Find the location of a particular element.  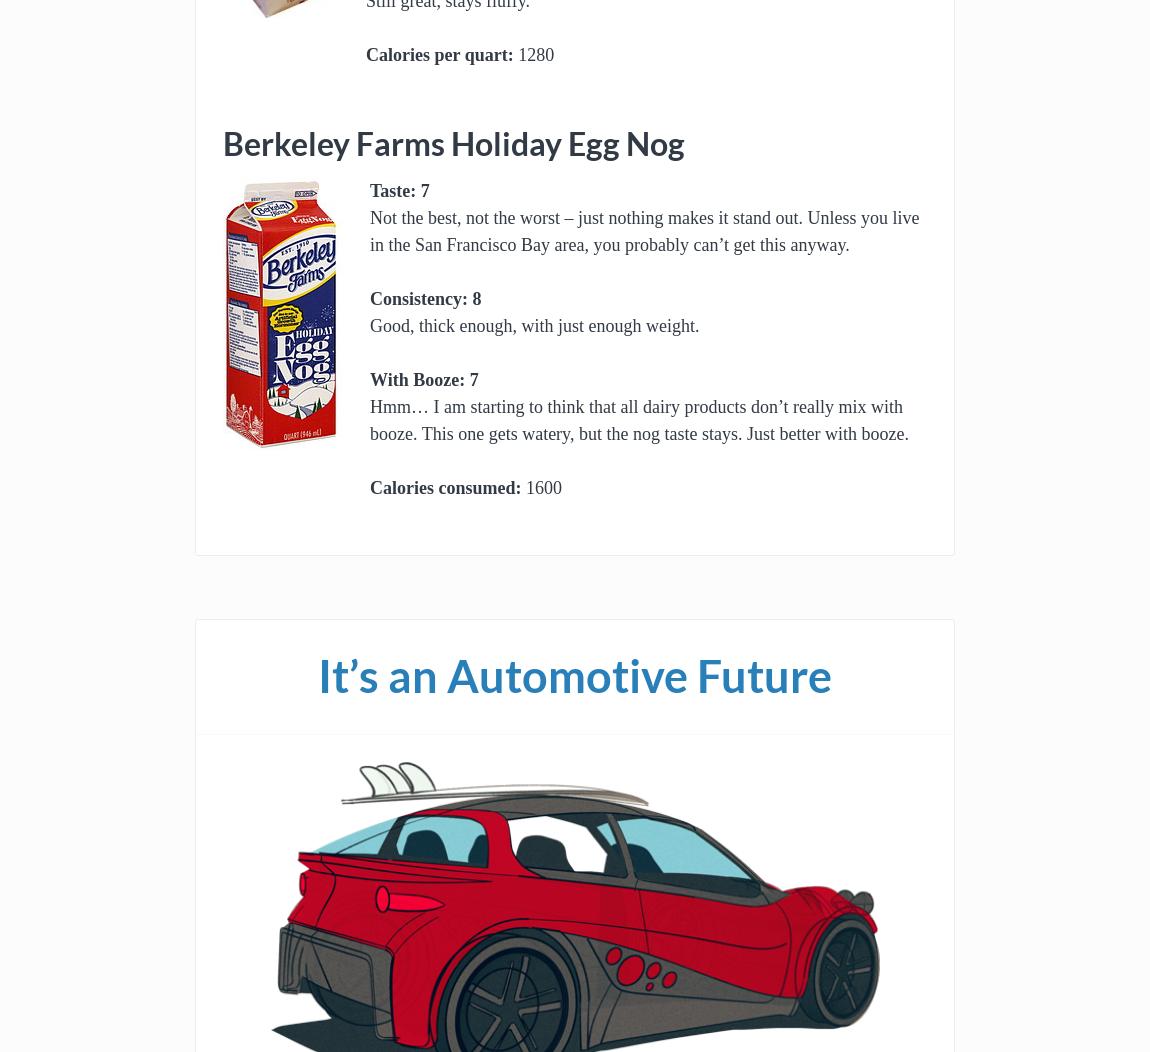

'With Booze: 7' is located at coordinates (424, 379).